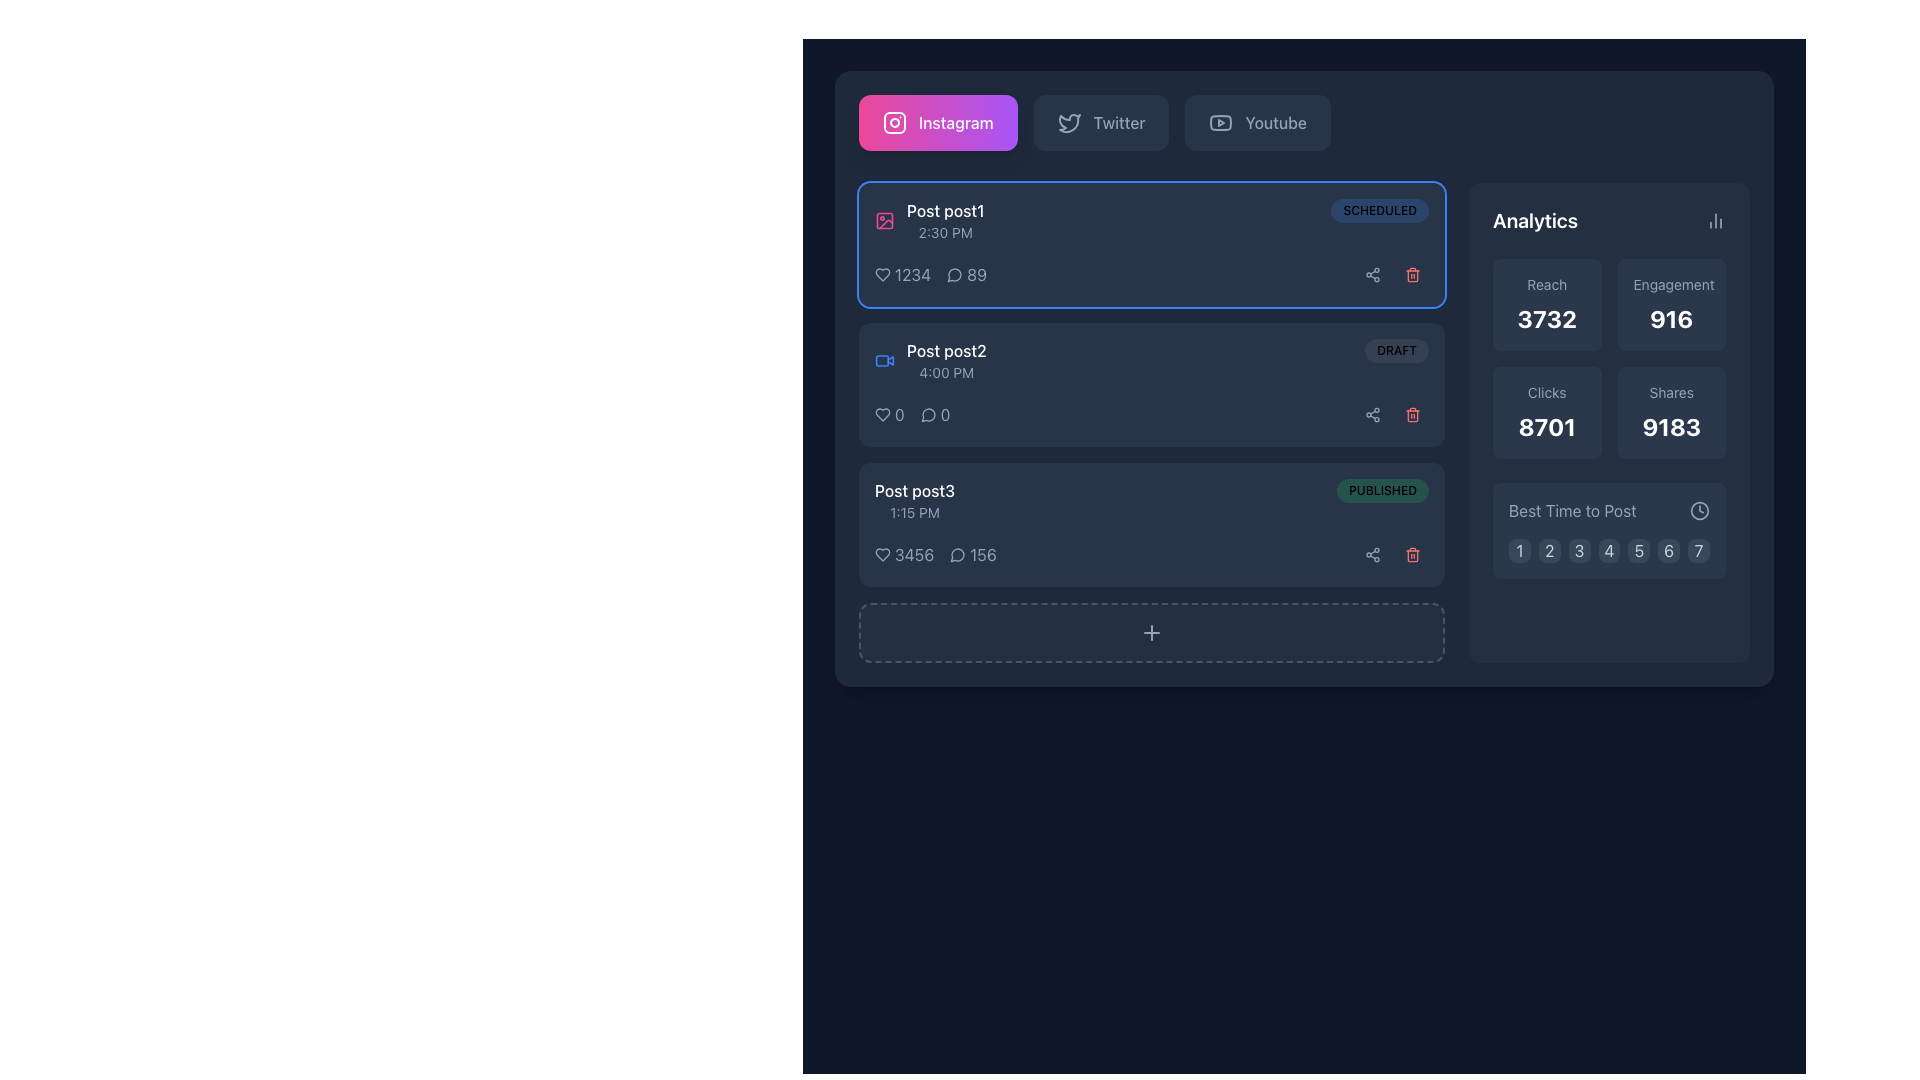 The width and height of the screenshot is (1920, 1080). What do you see at coordinates (1411, 414) in the screenshot?
I see `the delete button located in the middle-right area of the interface, positioned to the immediate right of the third post entry's textual content` at bounding box center [1411, 414].